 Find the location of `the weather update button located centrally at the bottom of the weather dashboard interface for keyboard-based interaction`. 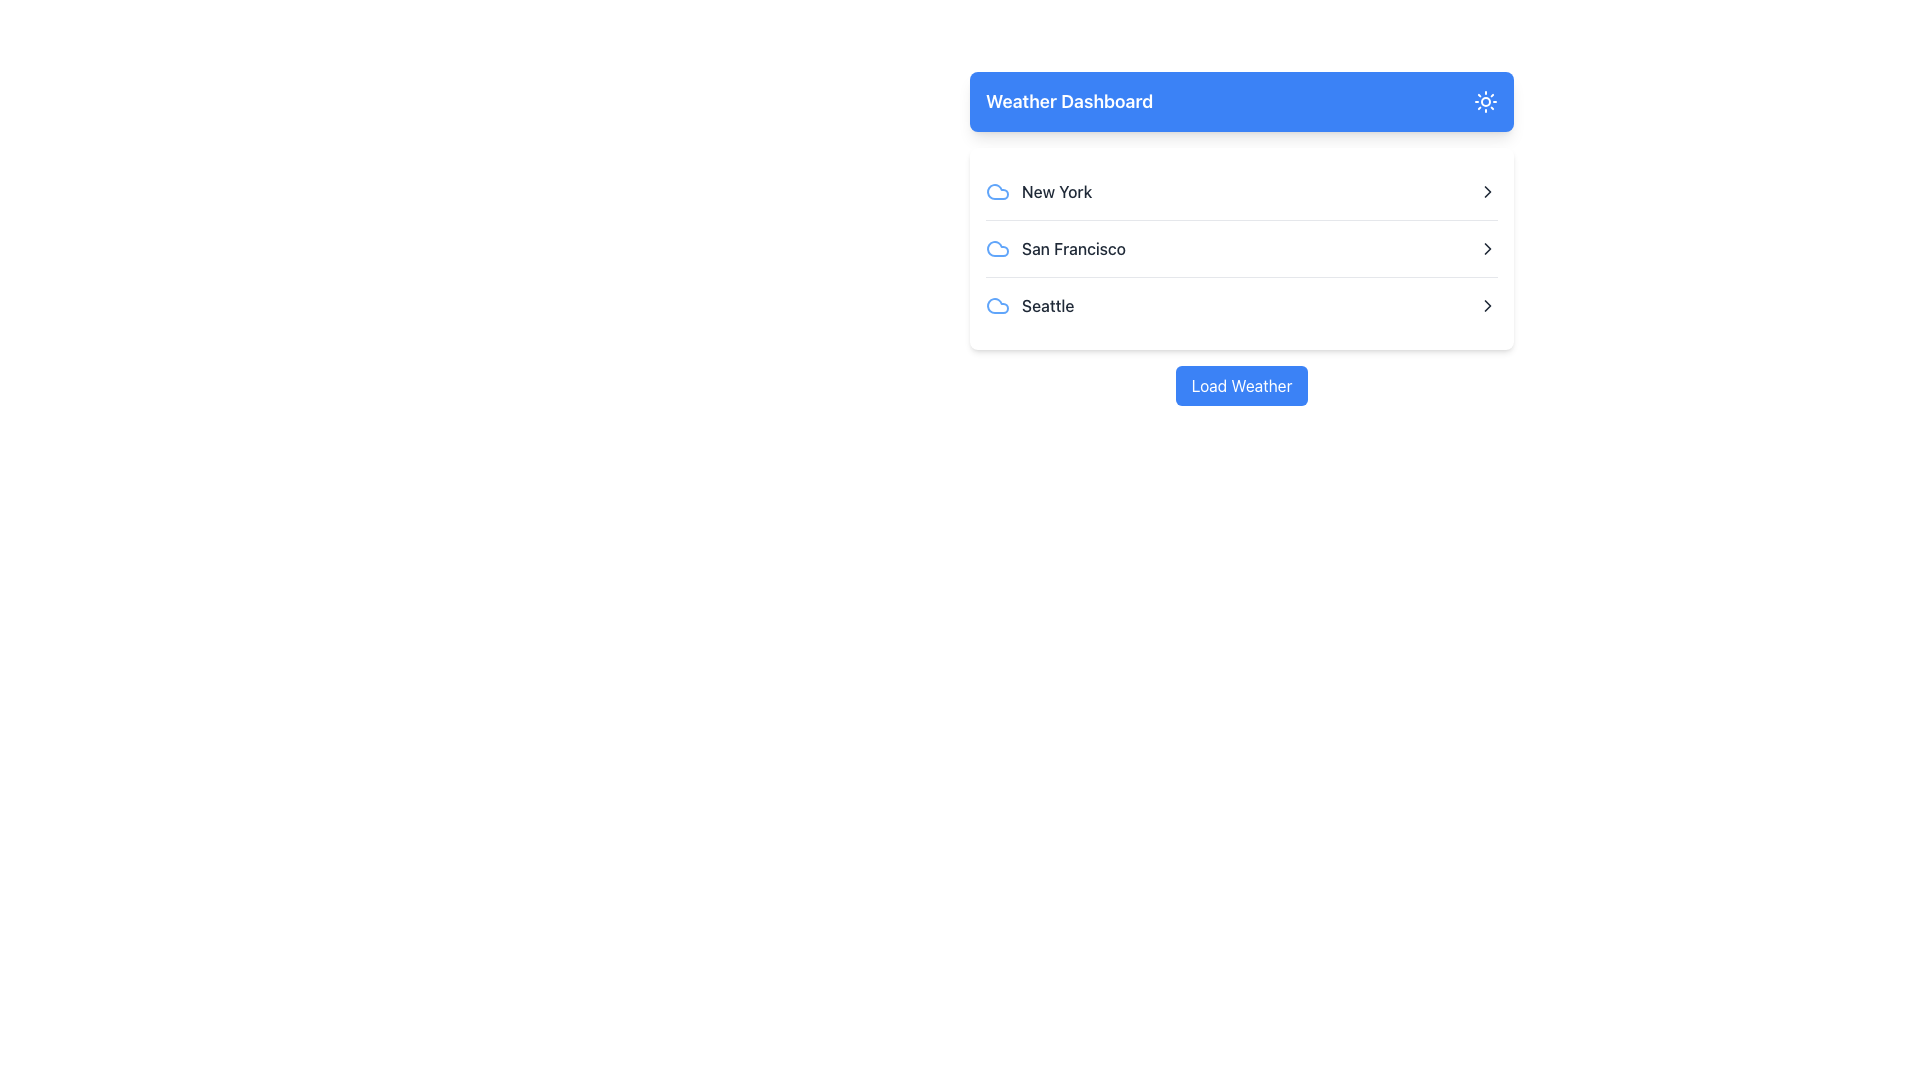

the weather update button located centrally at the bottom of the weather dashboard interface for keyboard-based interaction is located at coordinates (1241, 385).